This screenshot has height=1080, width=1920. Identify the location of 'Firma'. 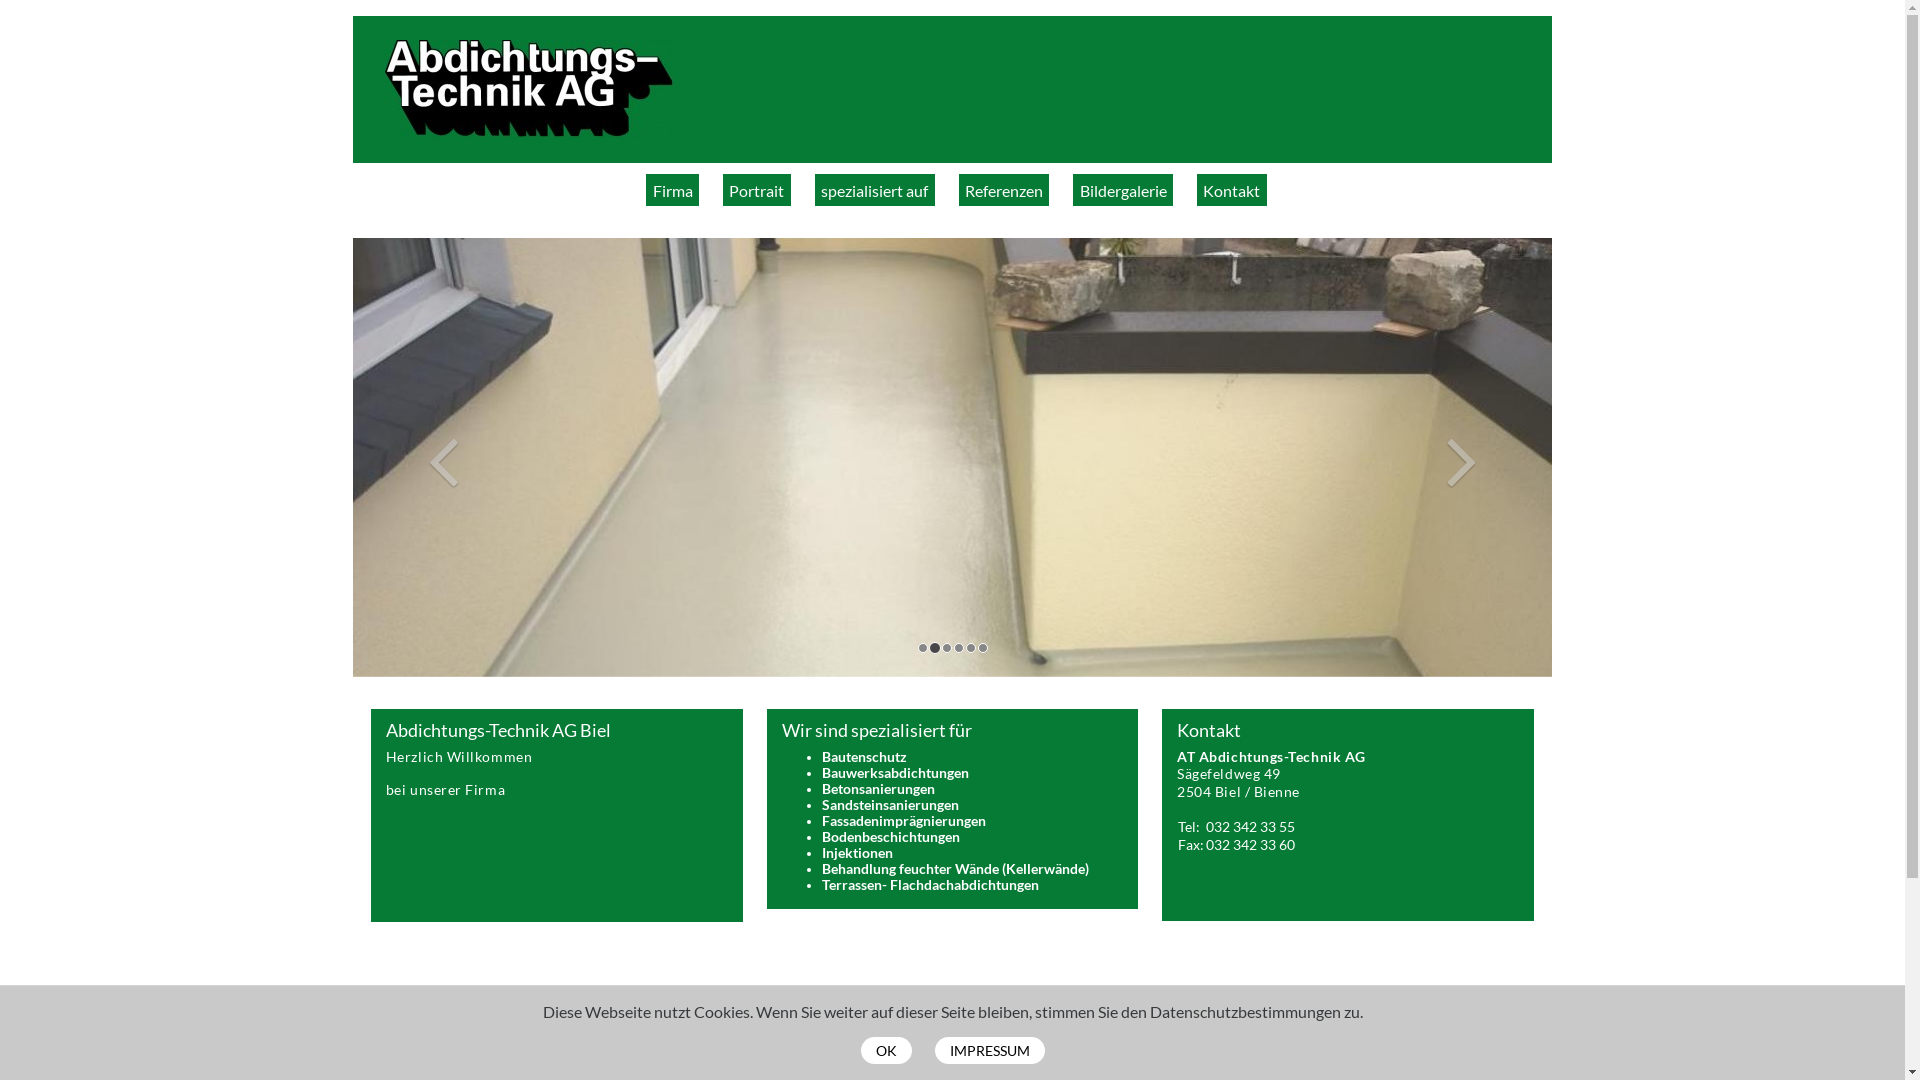
(672, 189).